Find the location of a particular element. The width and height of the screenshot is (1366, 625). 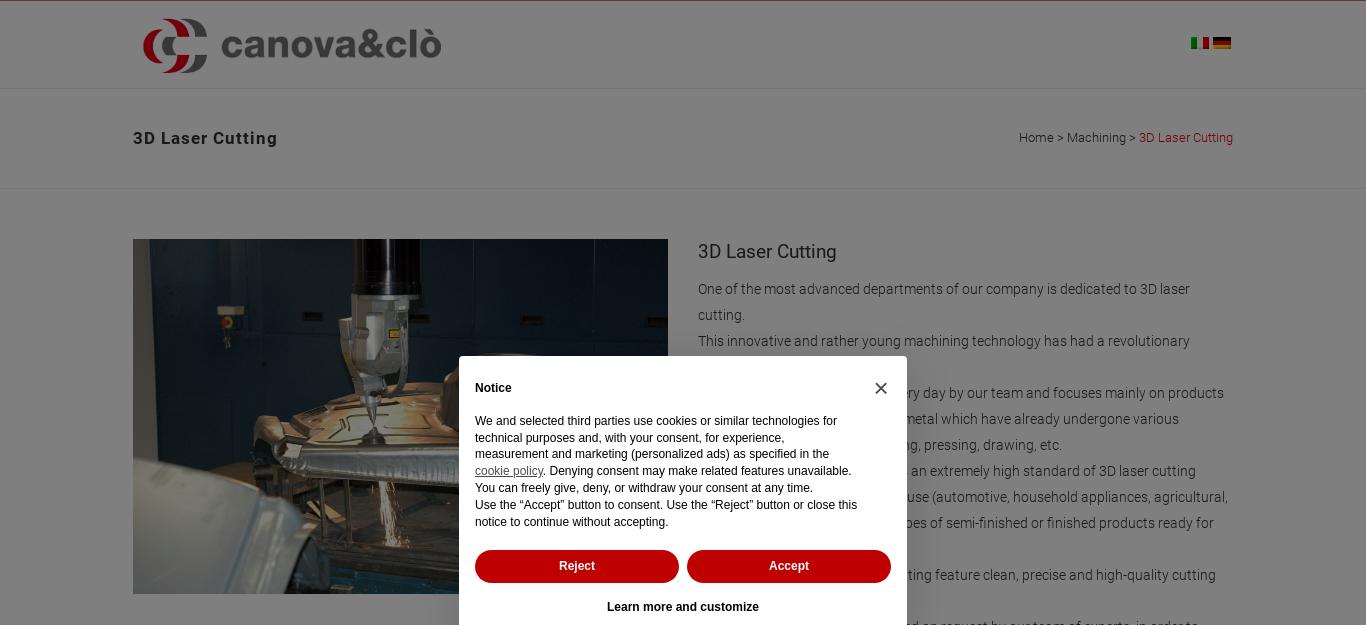

'You can freely give, deny, or withdraw your consent at any time.' is located at coordinates (642, 487).